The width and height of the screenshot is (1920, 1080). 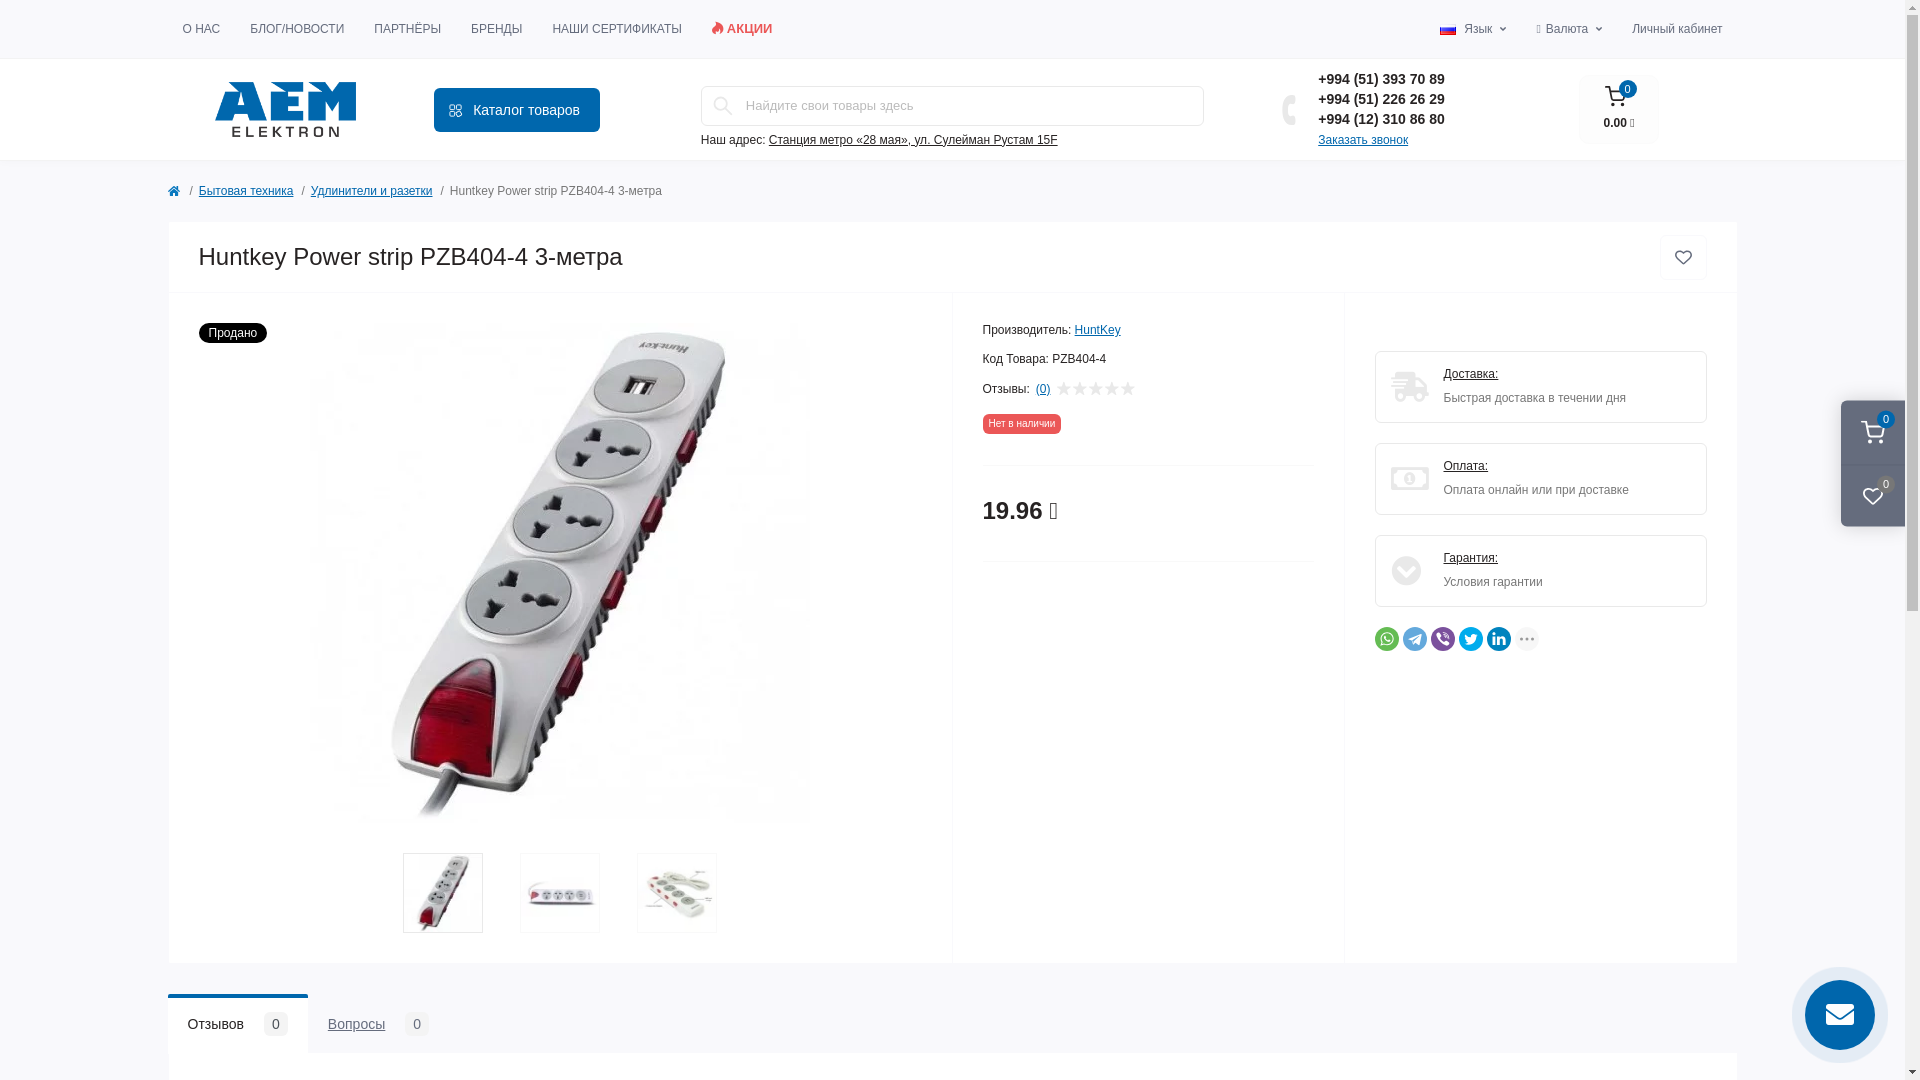 What do you see at coordinates (1380, 99) in the screenshot?
I see `'+994 (51) 226 26 29'` at bounding box center [1380, 99].